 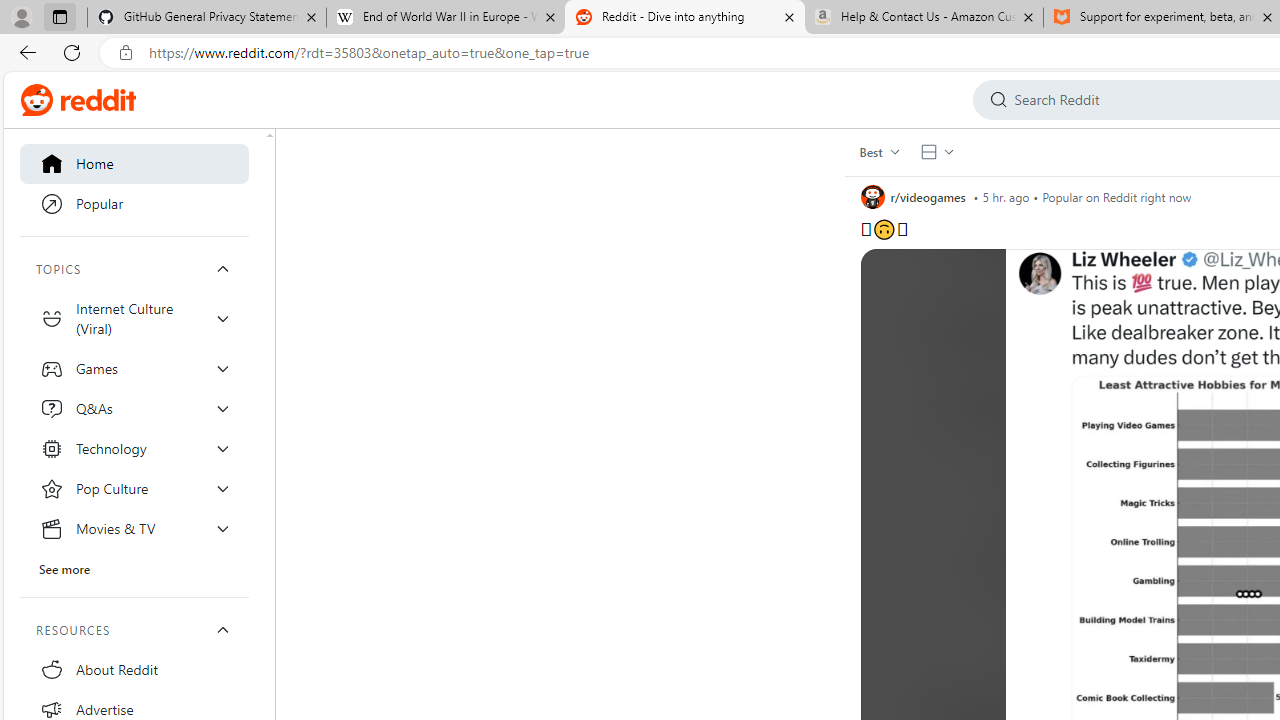 What do you see at coordinates (912, 196) in the screenshot?
I see `'r/videogames icon r/videogames'` at bounding box center [912, 196].